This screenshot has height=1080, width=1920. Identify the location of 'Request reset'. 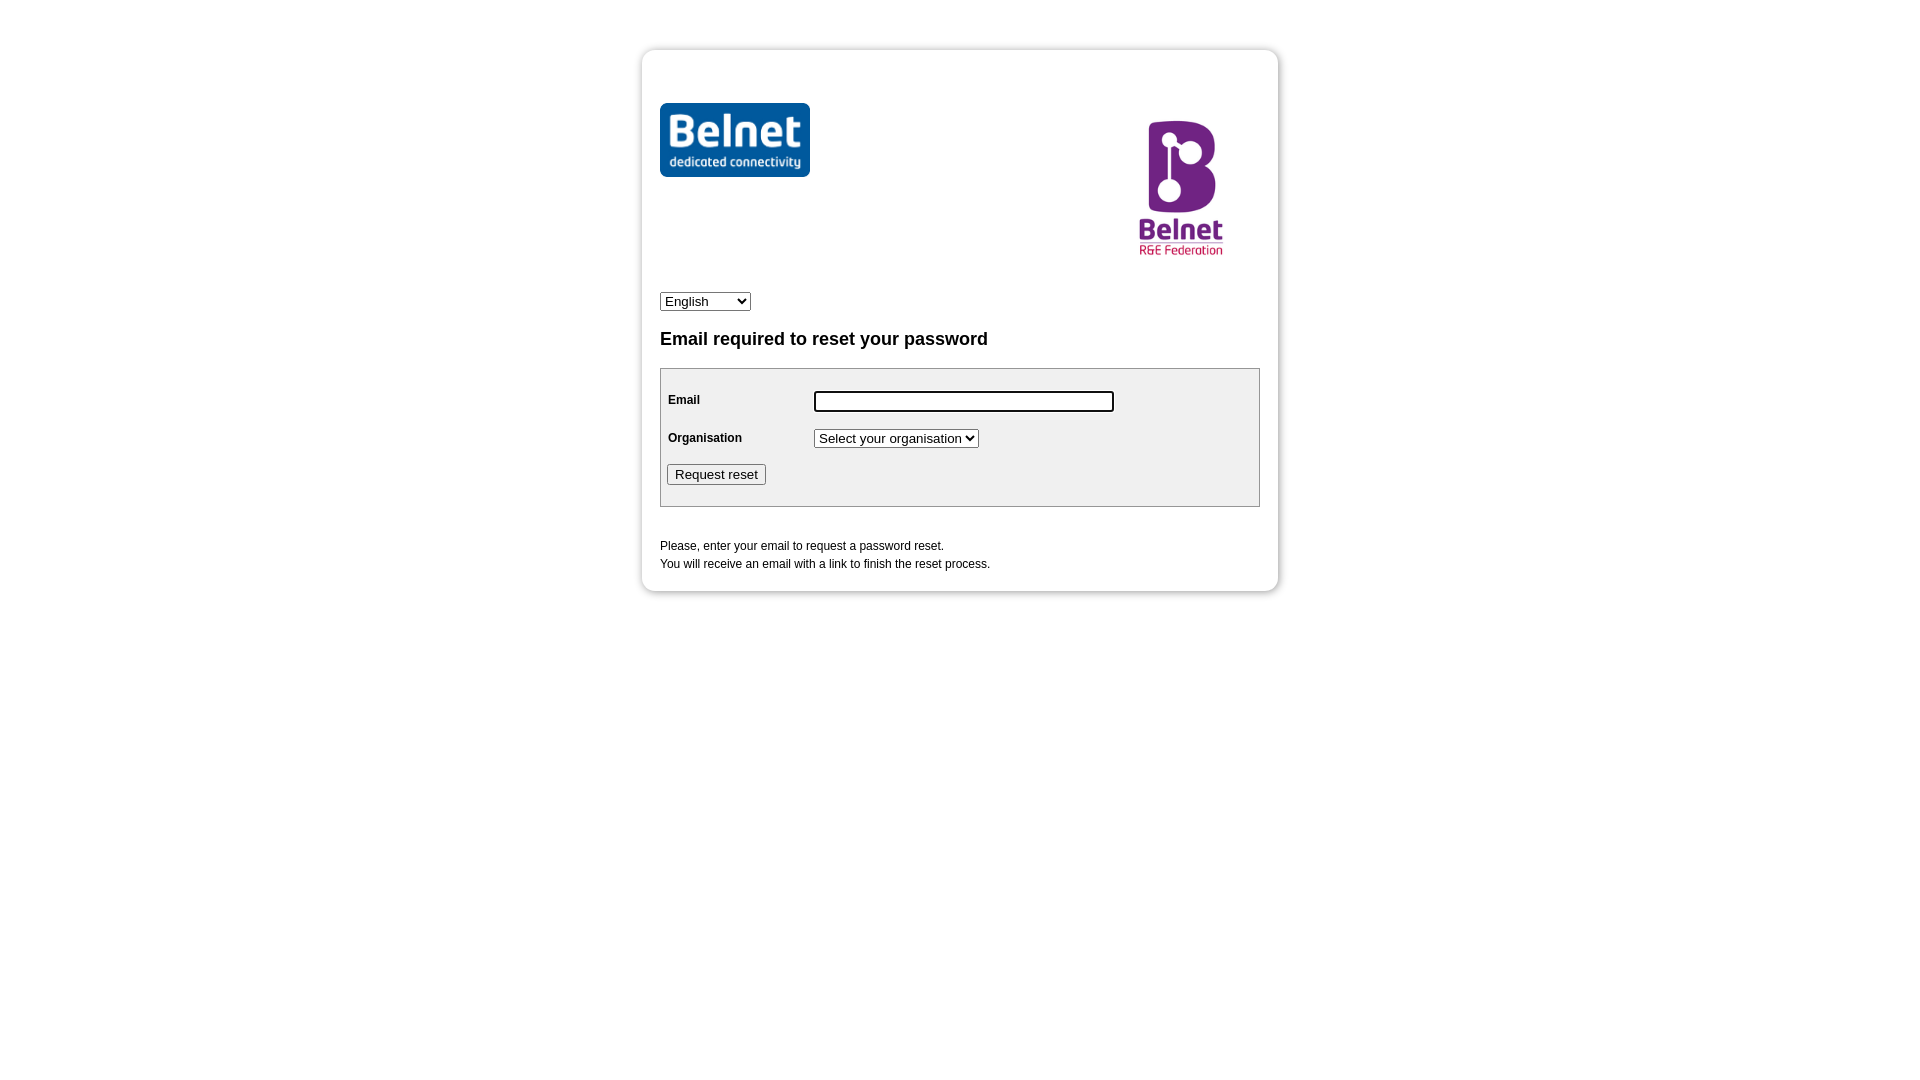
(716, 474).